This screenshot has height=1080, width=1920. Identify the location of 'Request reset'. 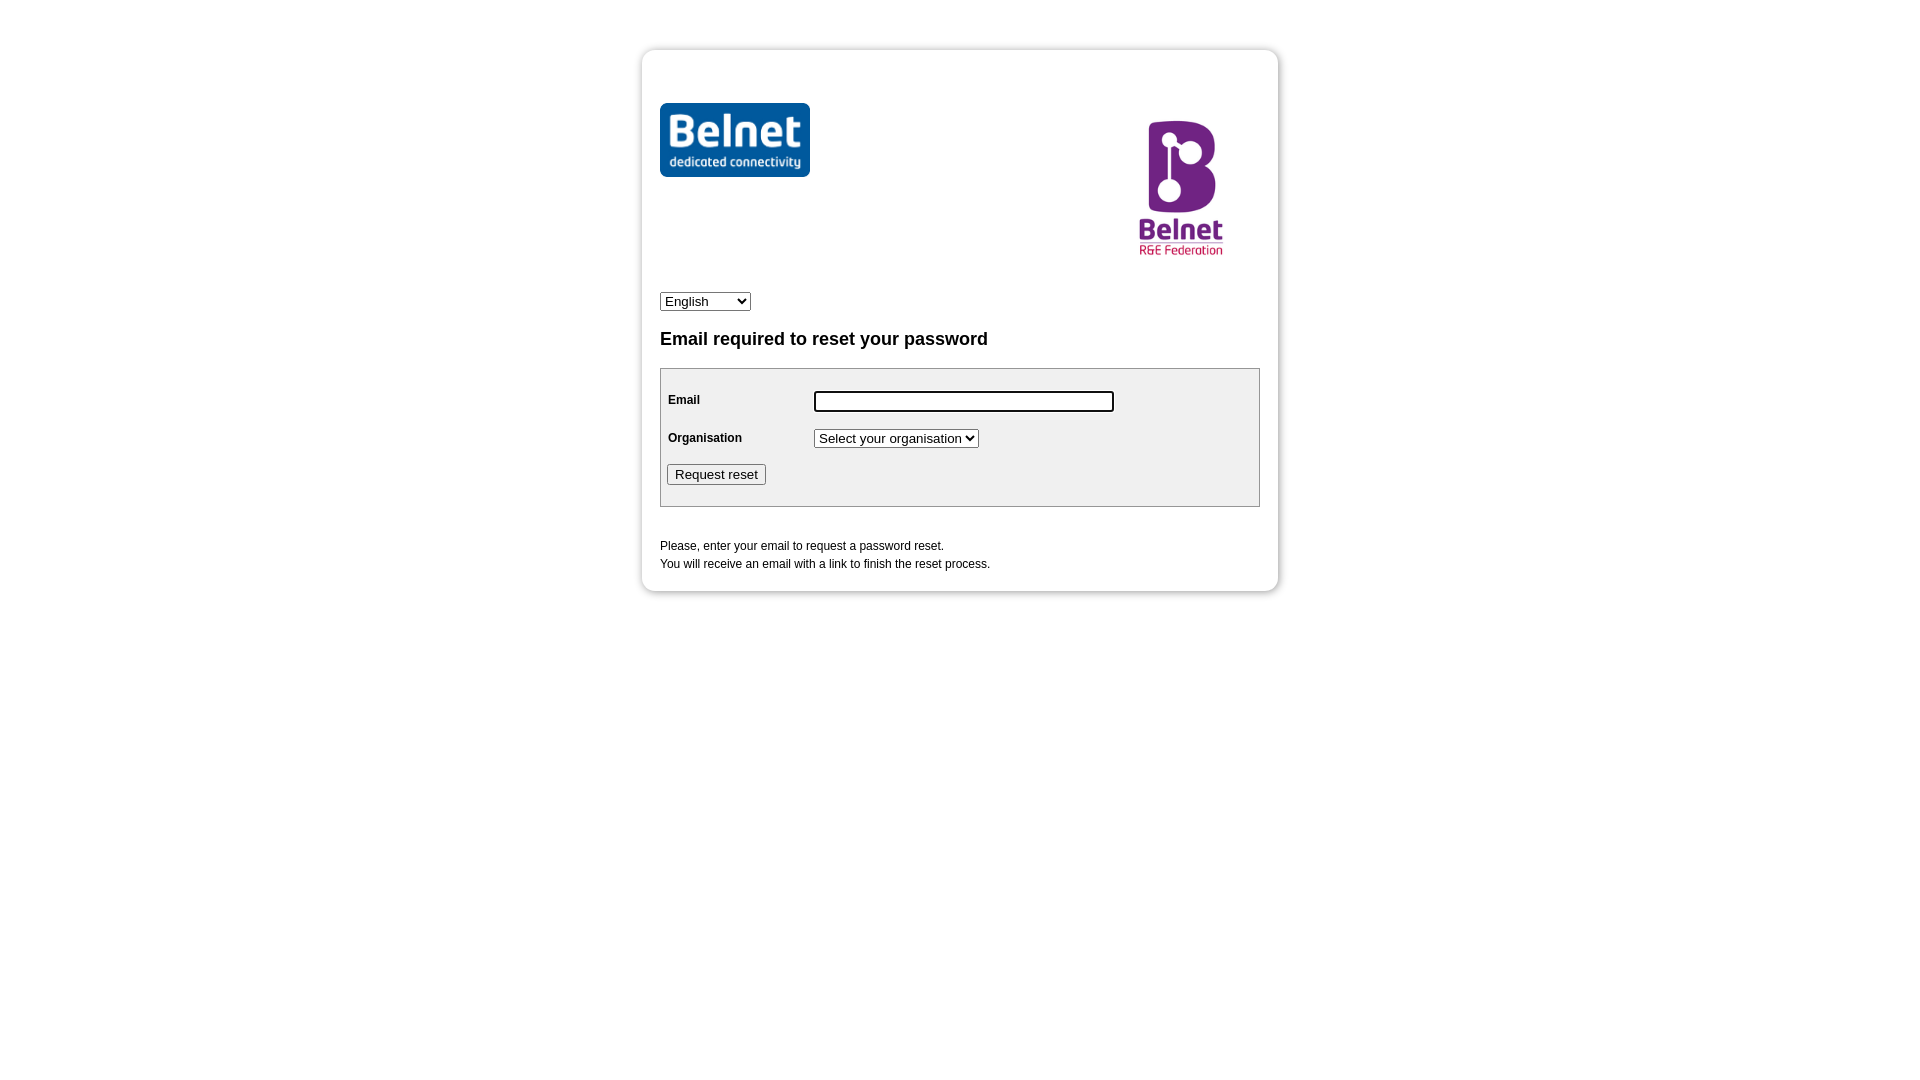
(716, 474).